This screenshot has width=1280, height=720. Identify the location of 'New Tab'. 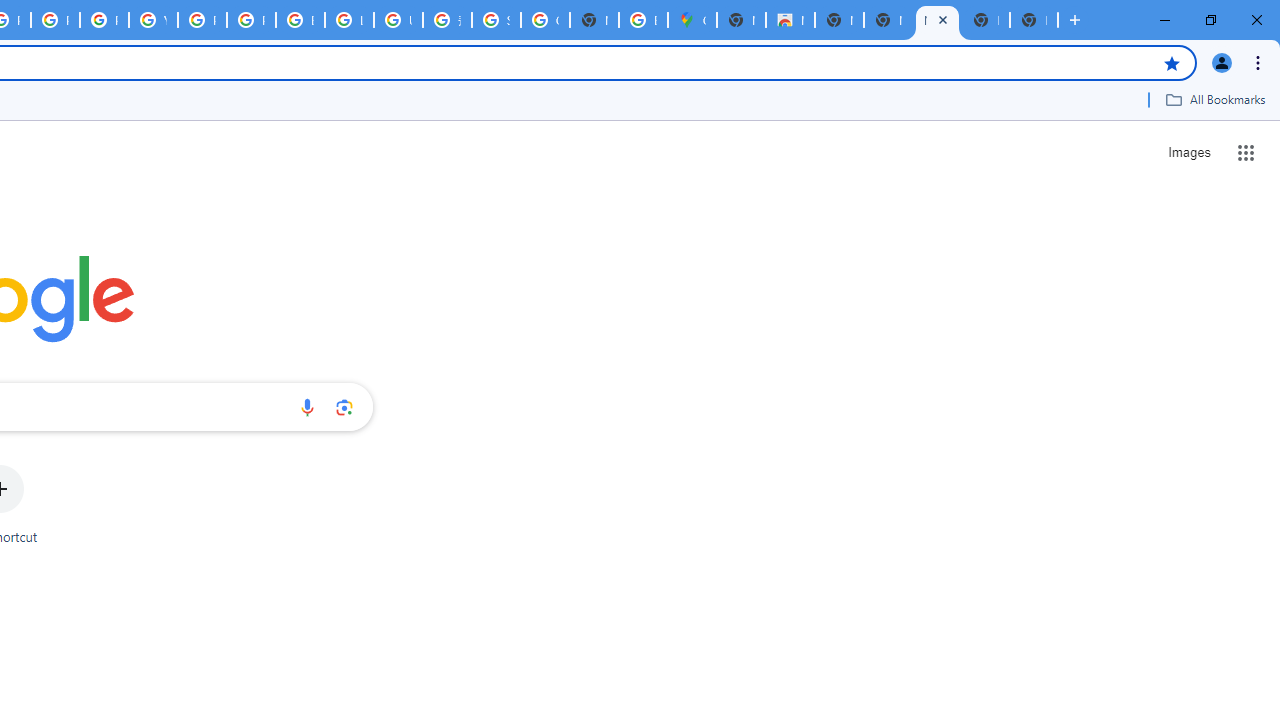
(986, 20).